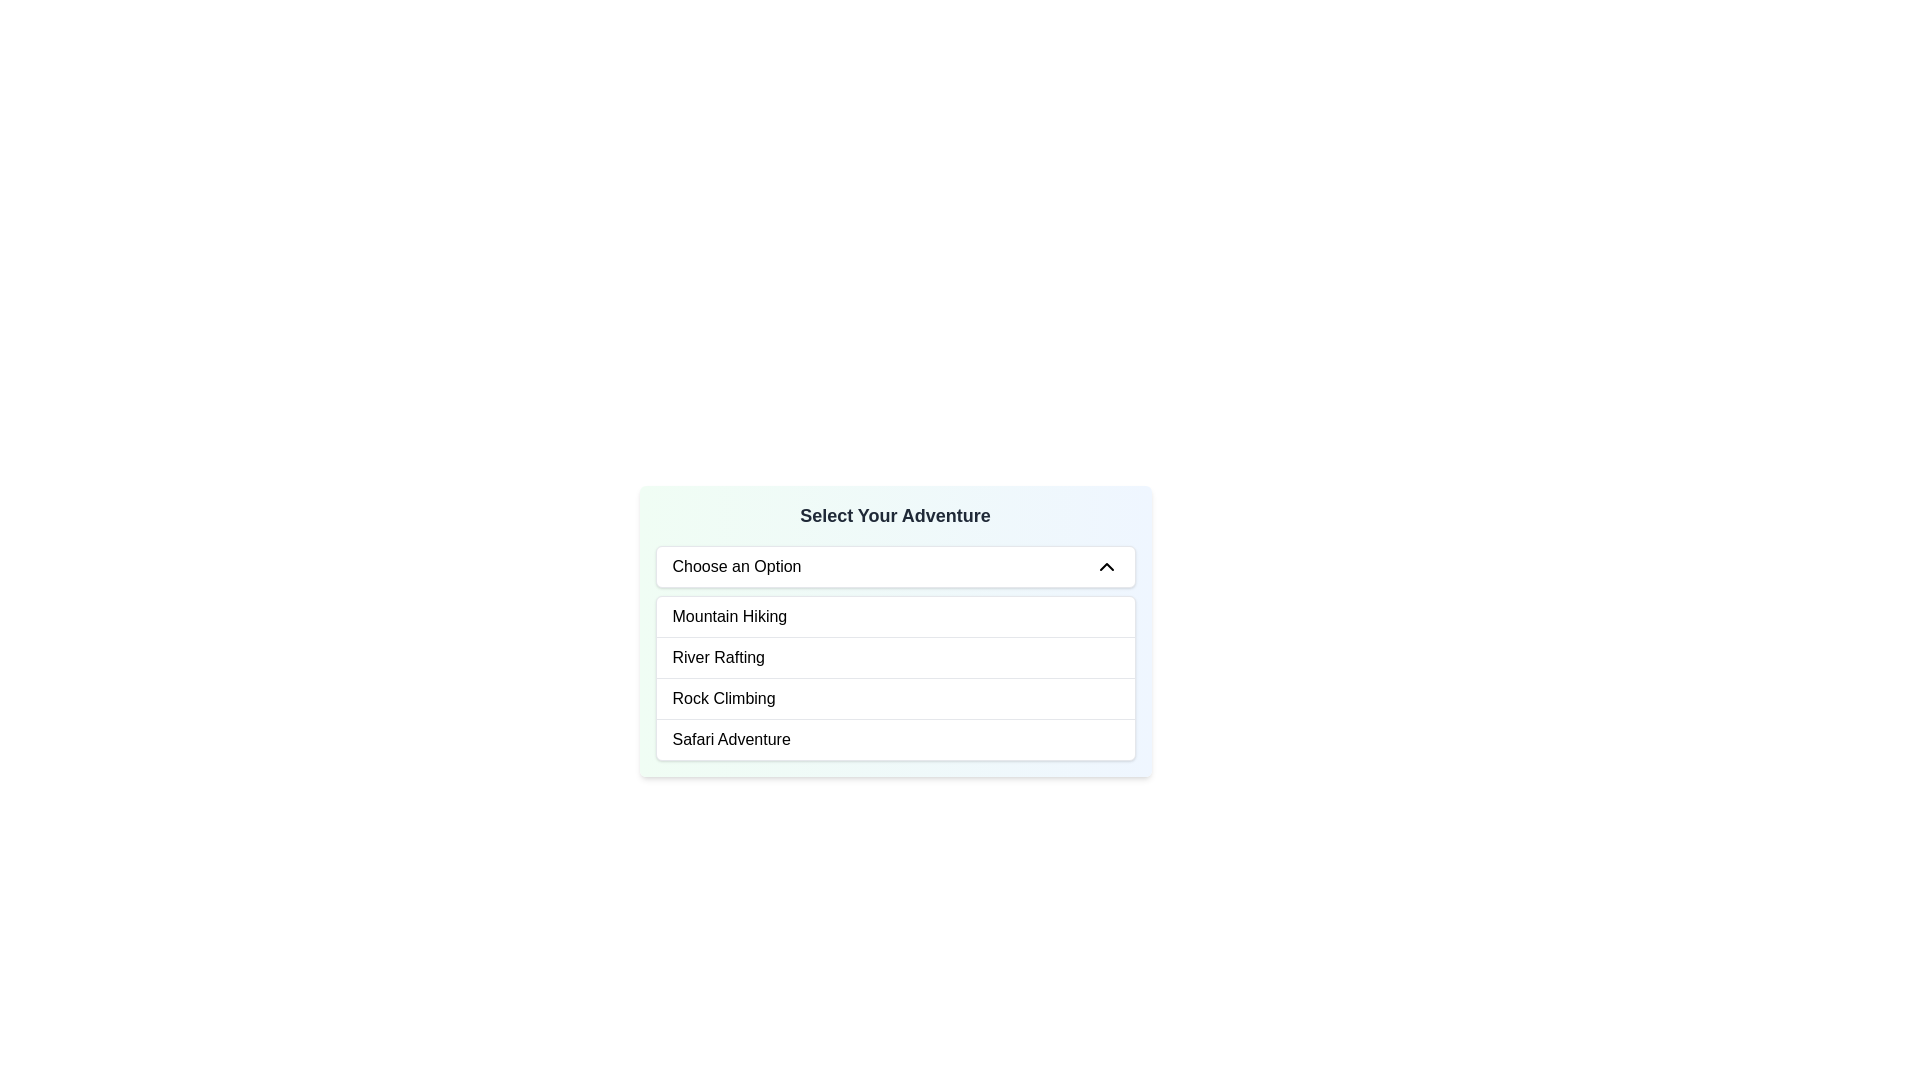  Describe the element at coordinates (894, 657) in the screenshot. I see `the 'River Rafting' list item in the dropdown menu` at that location.